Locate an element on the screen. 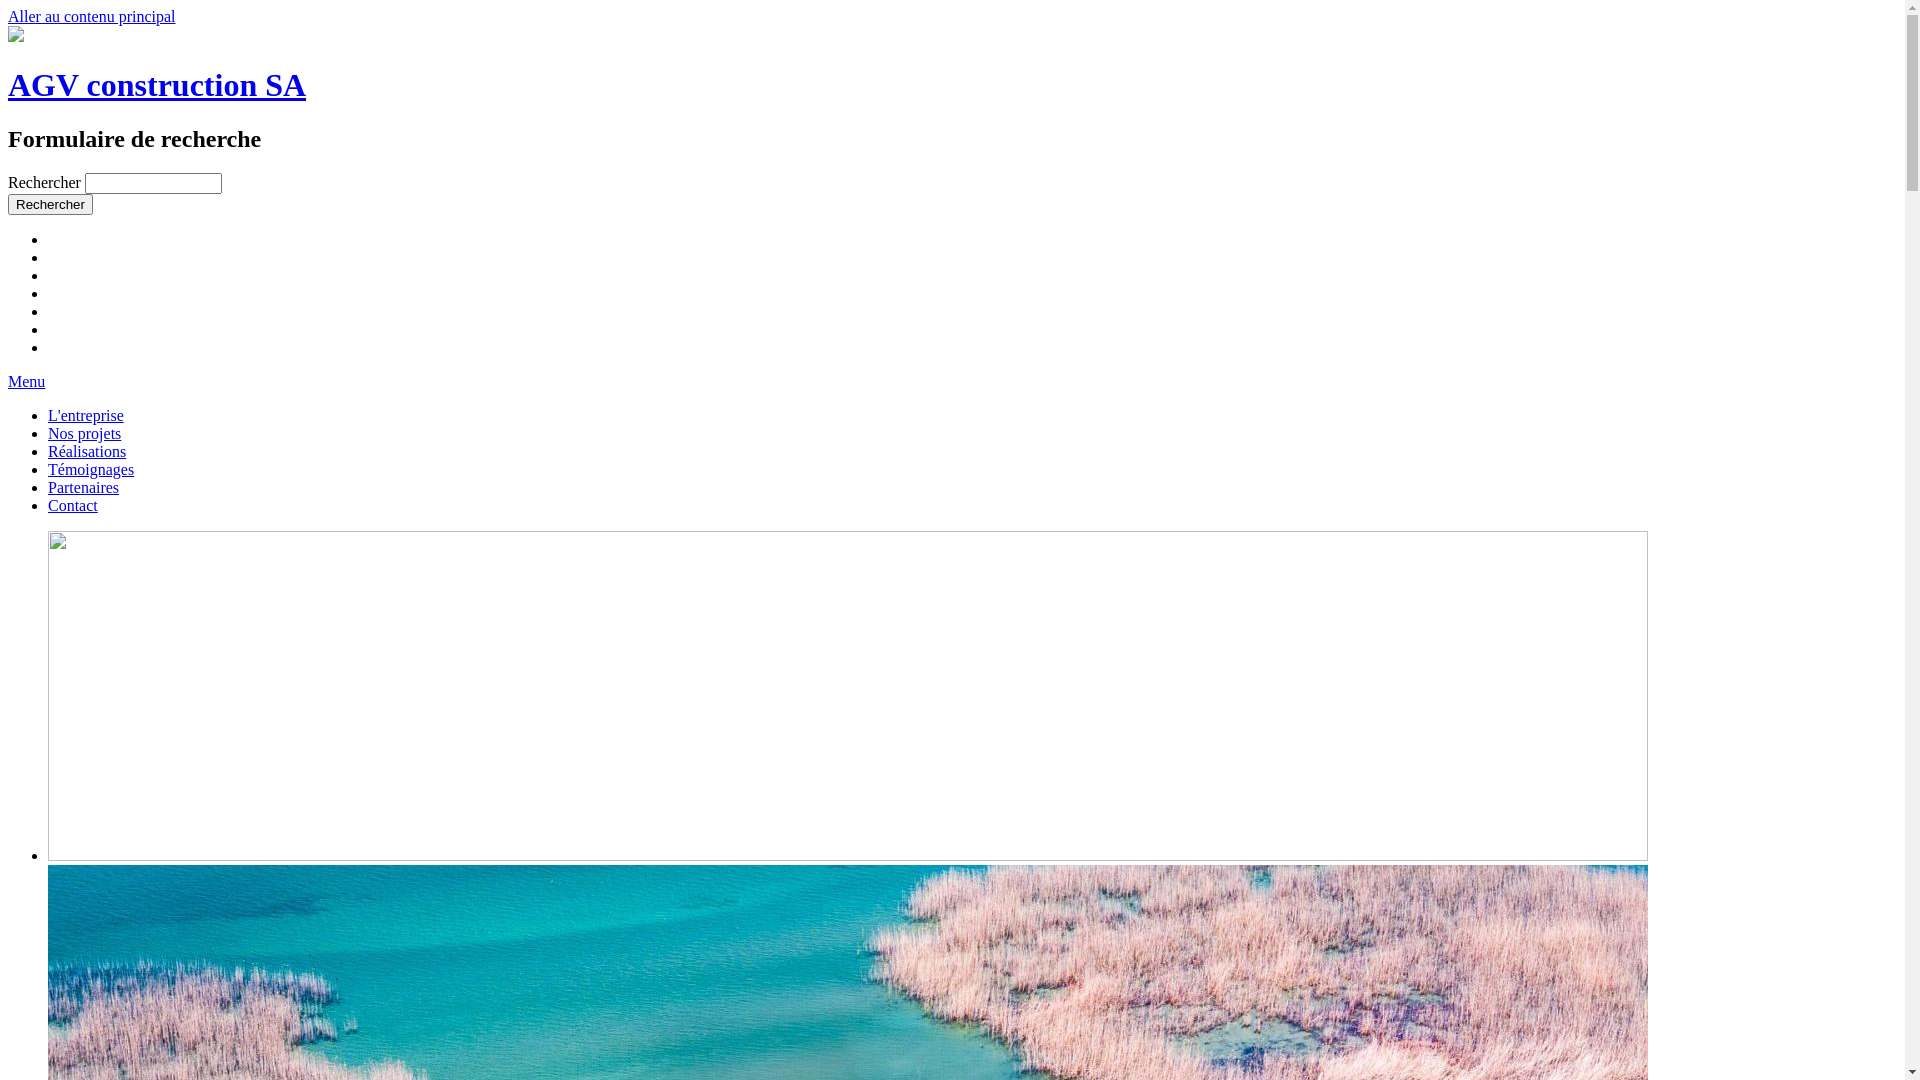 The width and height of the screenshot is (1920, 1080). 'AGV construction SA' is located at coordinates (156, 83).